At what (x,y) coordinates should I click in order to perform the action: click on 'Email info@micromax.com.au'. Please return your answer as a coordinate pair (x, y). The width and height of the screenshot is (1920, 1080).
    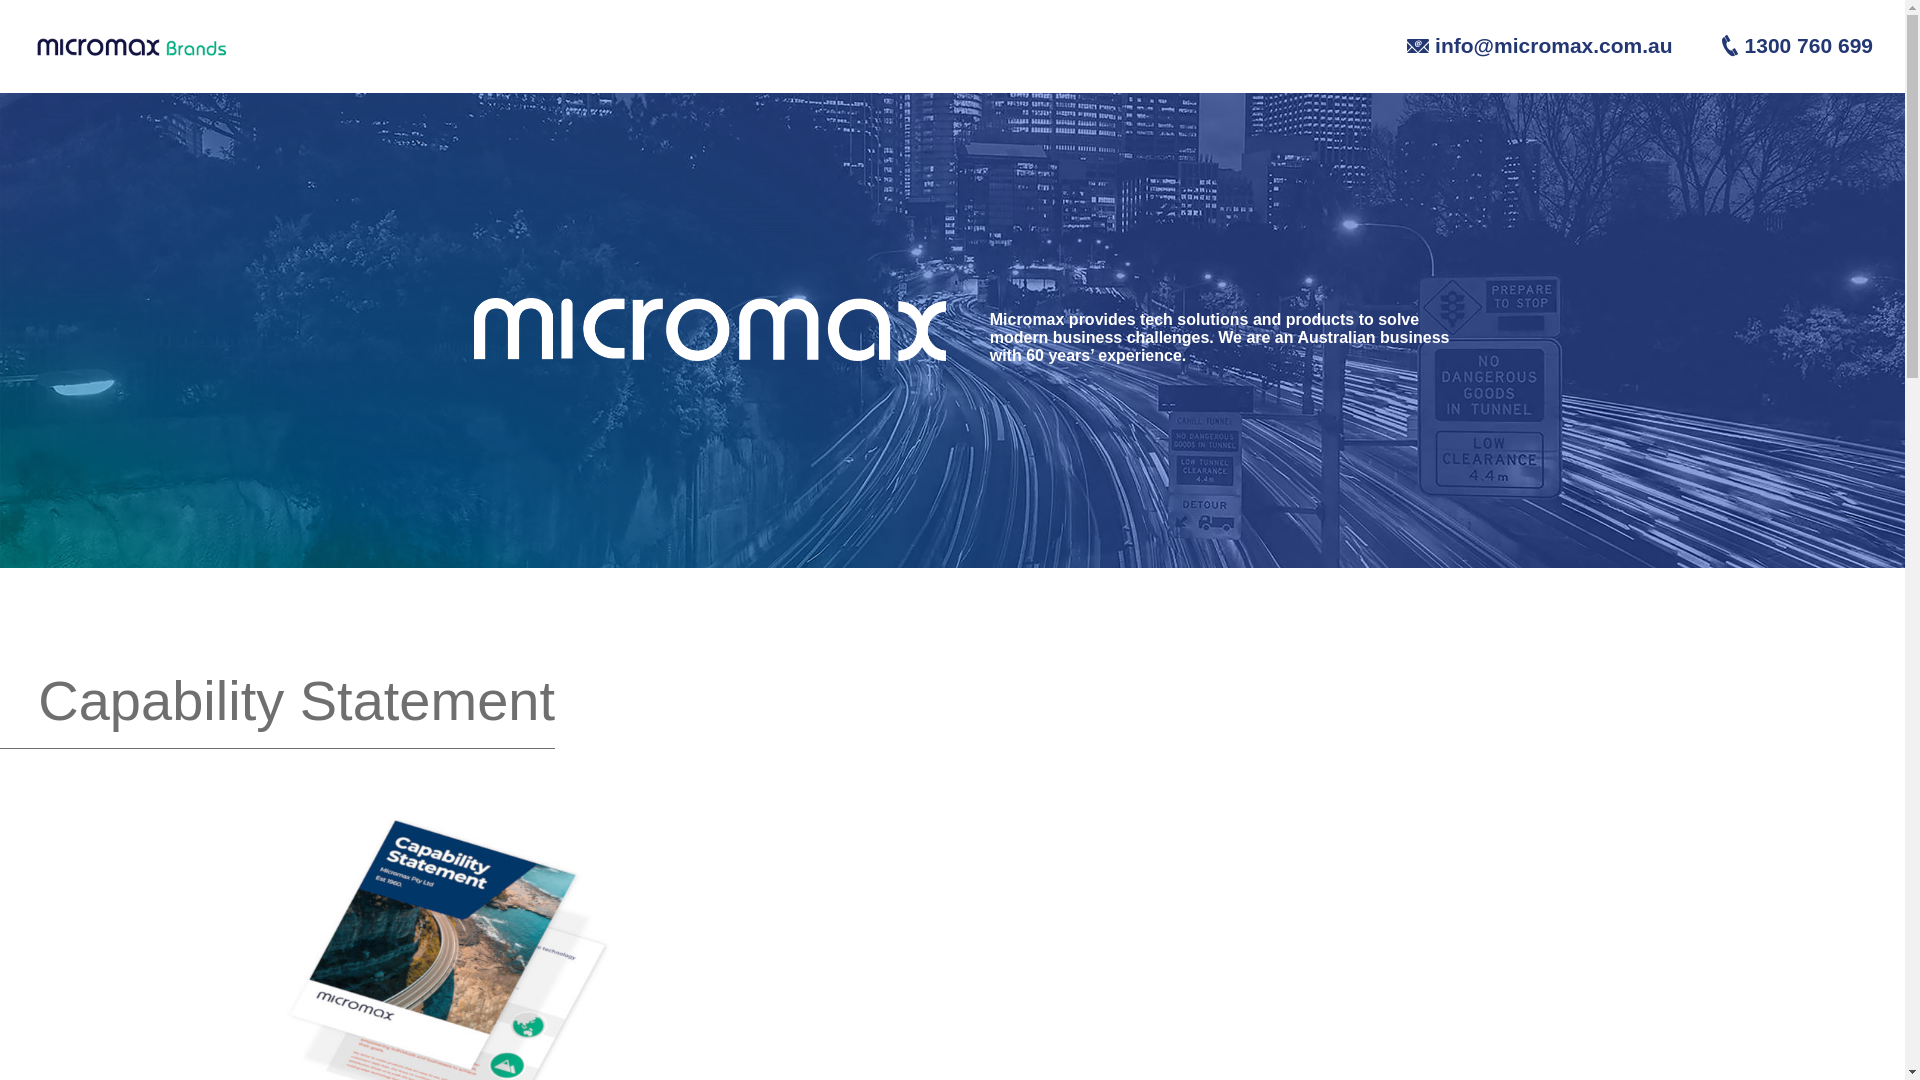
    Looking at the image, I should click on (1519, 44).